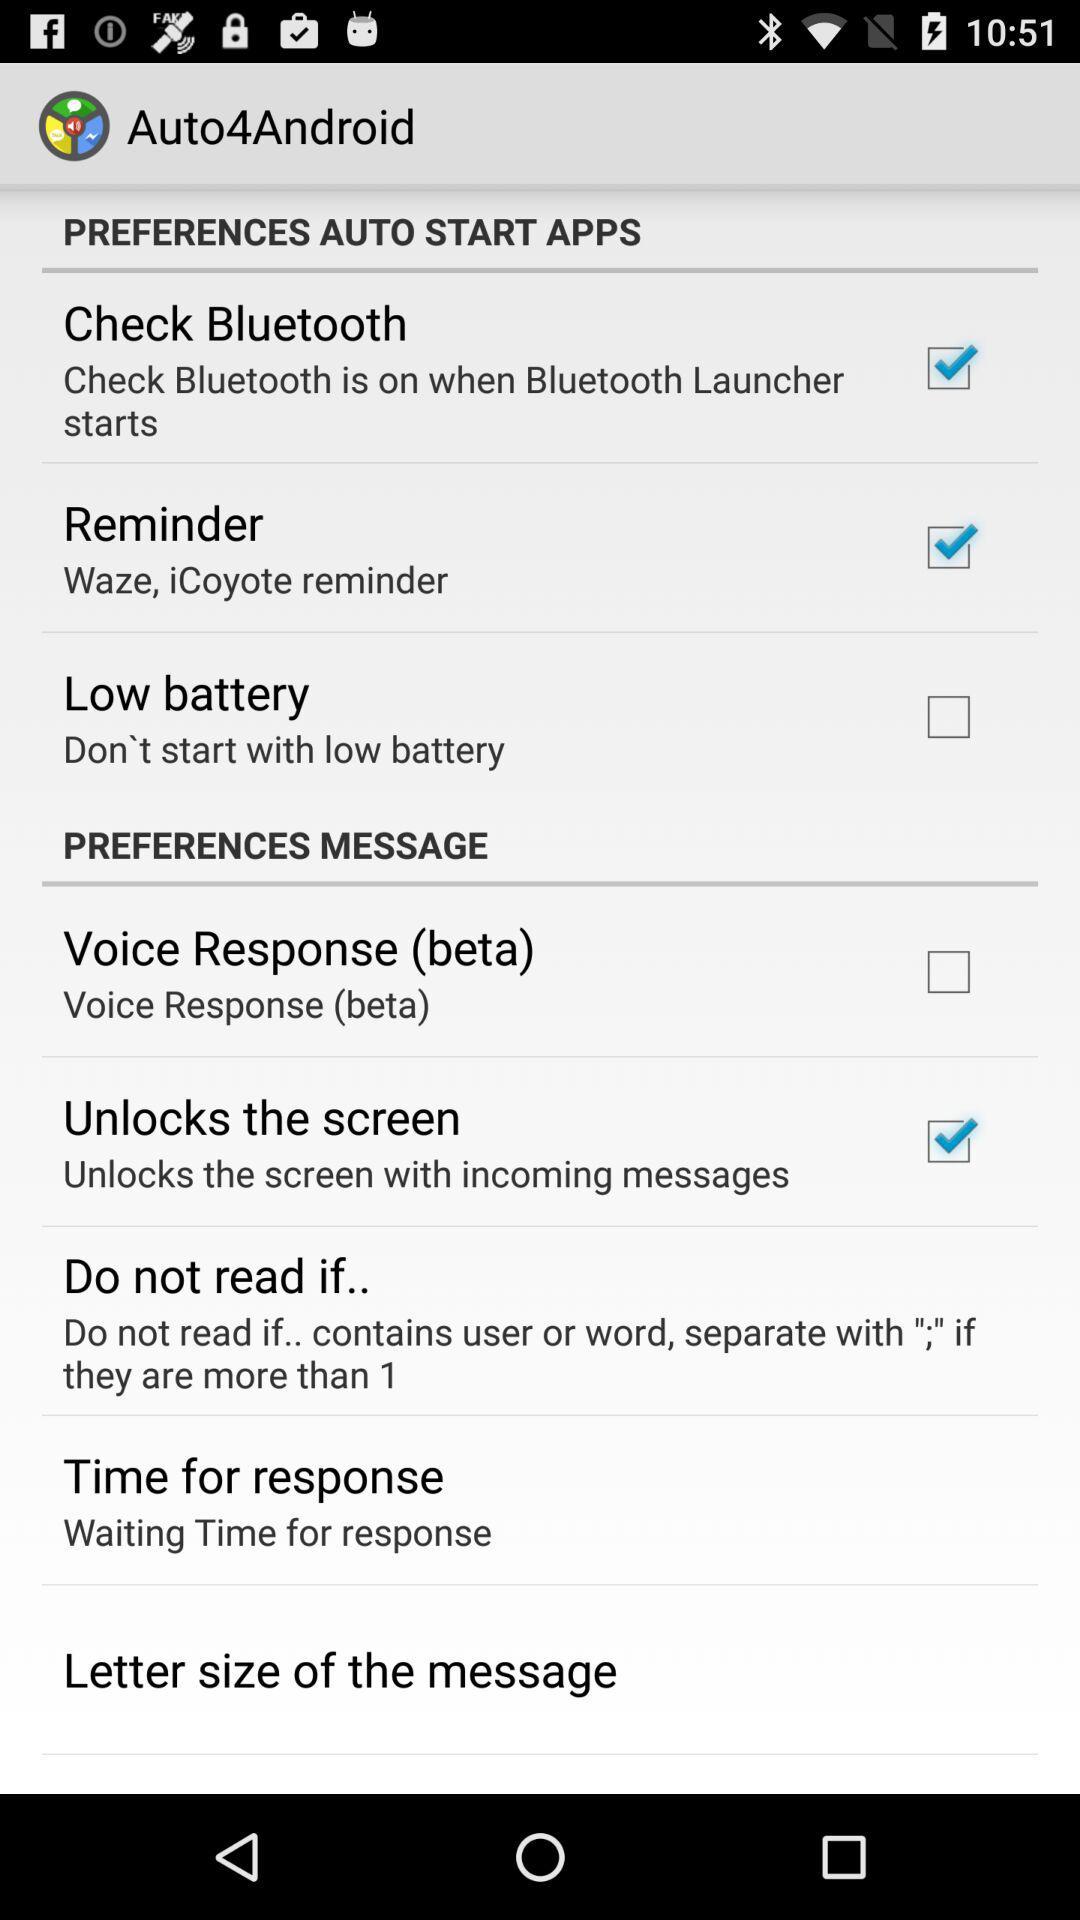  I want to click on the icon above the check bluetooth, so click(540, 230).